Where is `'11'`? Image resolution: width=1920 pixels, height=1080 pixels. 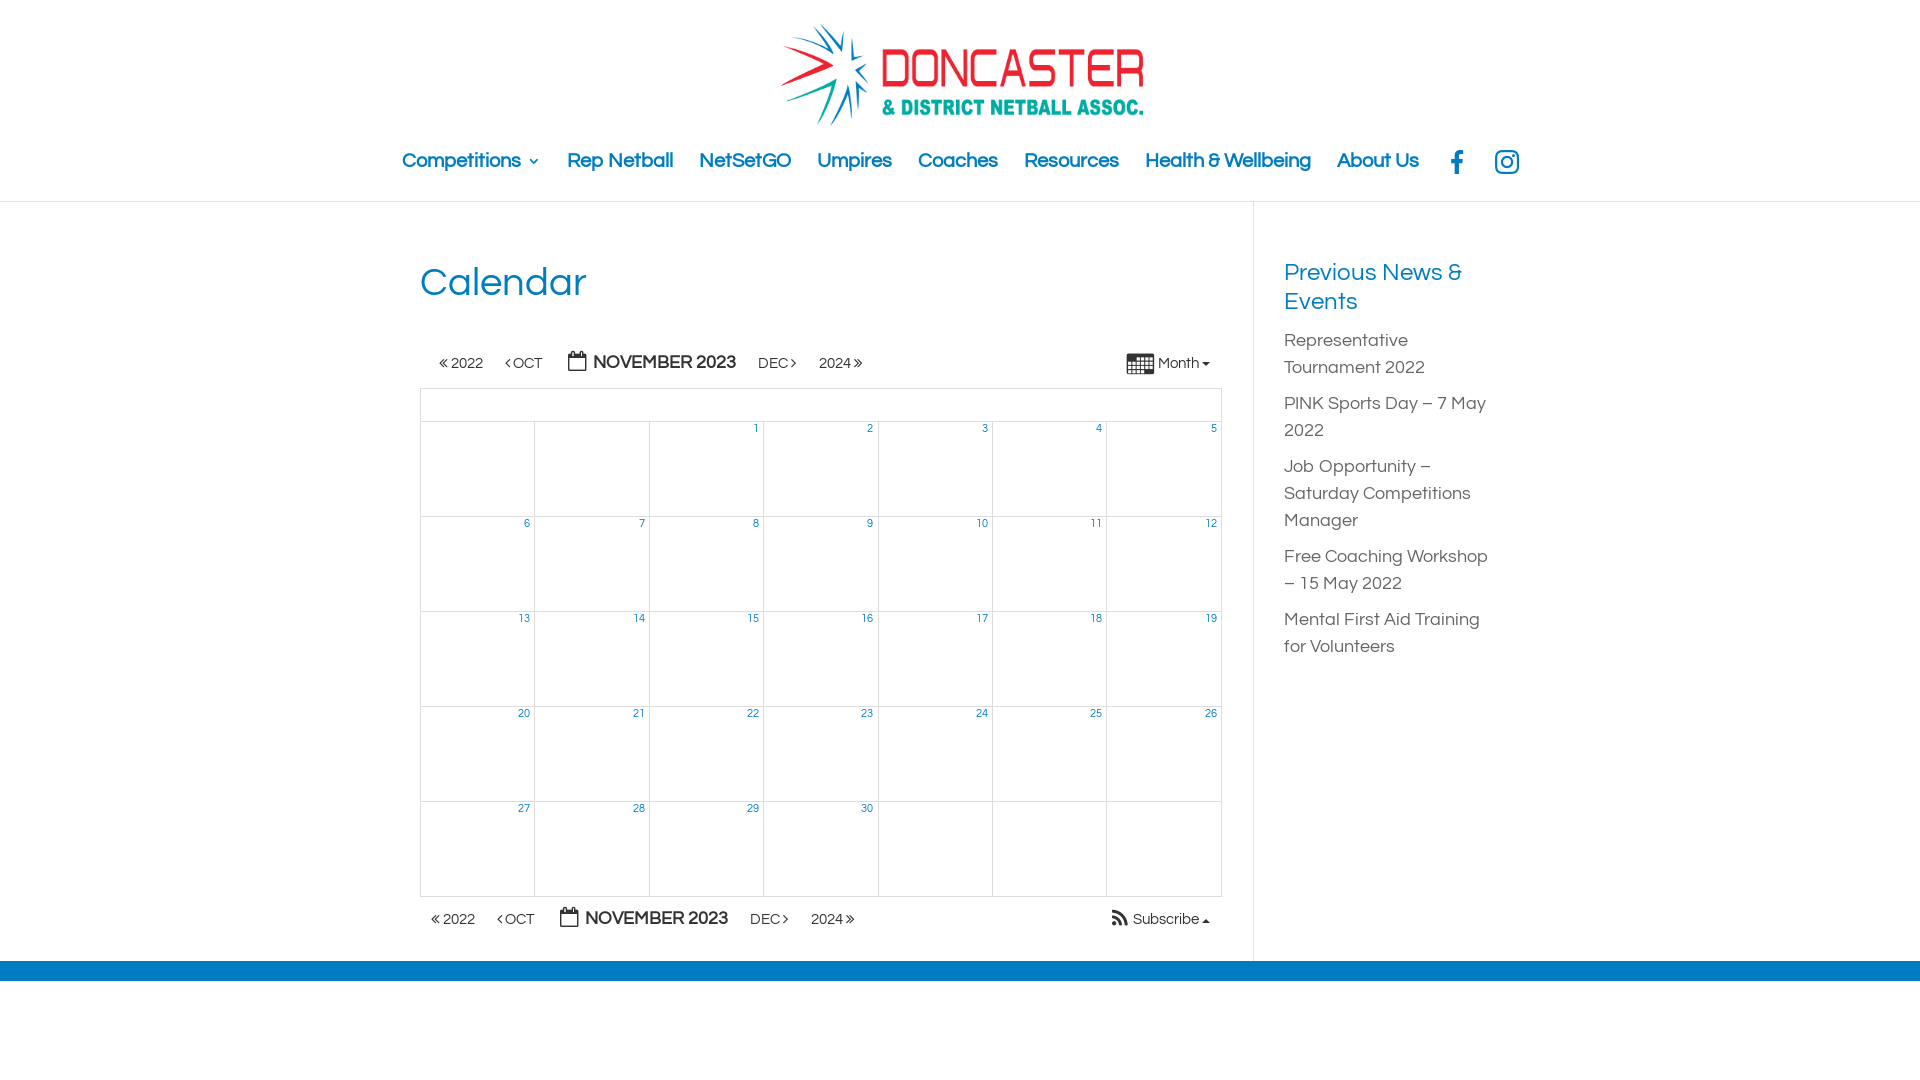
'11' is located at coordinates (1088, 522).